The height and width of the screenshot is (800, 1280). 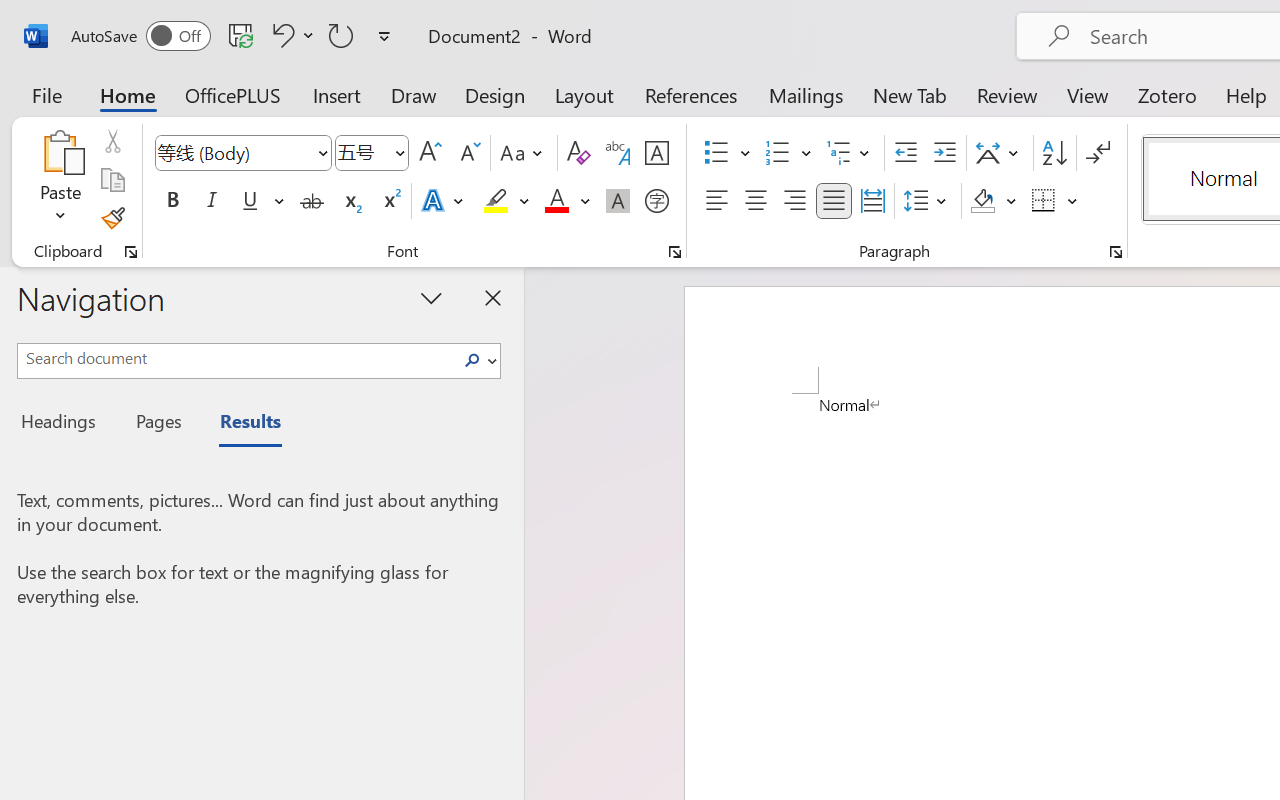 I want to click on 'Change Case', so click(x=524, y=153).